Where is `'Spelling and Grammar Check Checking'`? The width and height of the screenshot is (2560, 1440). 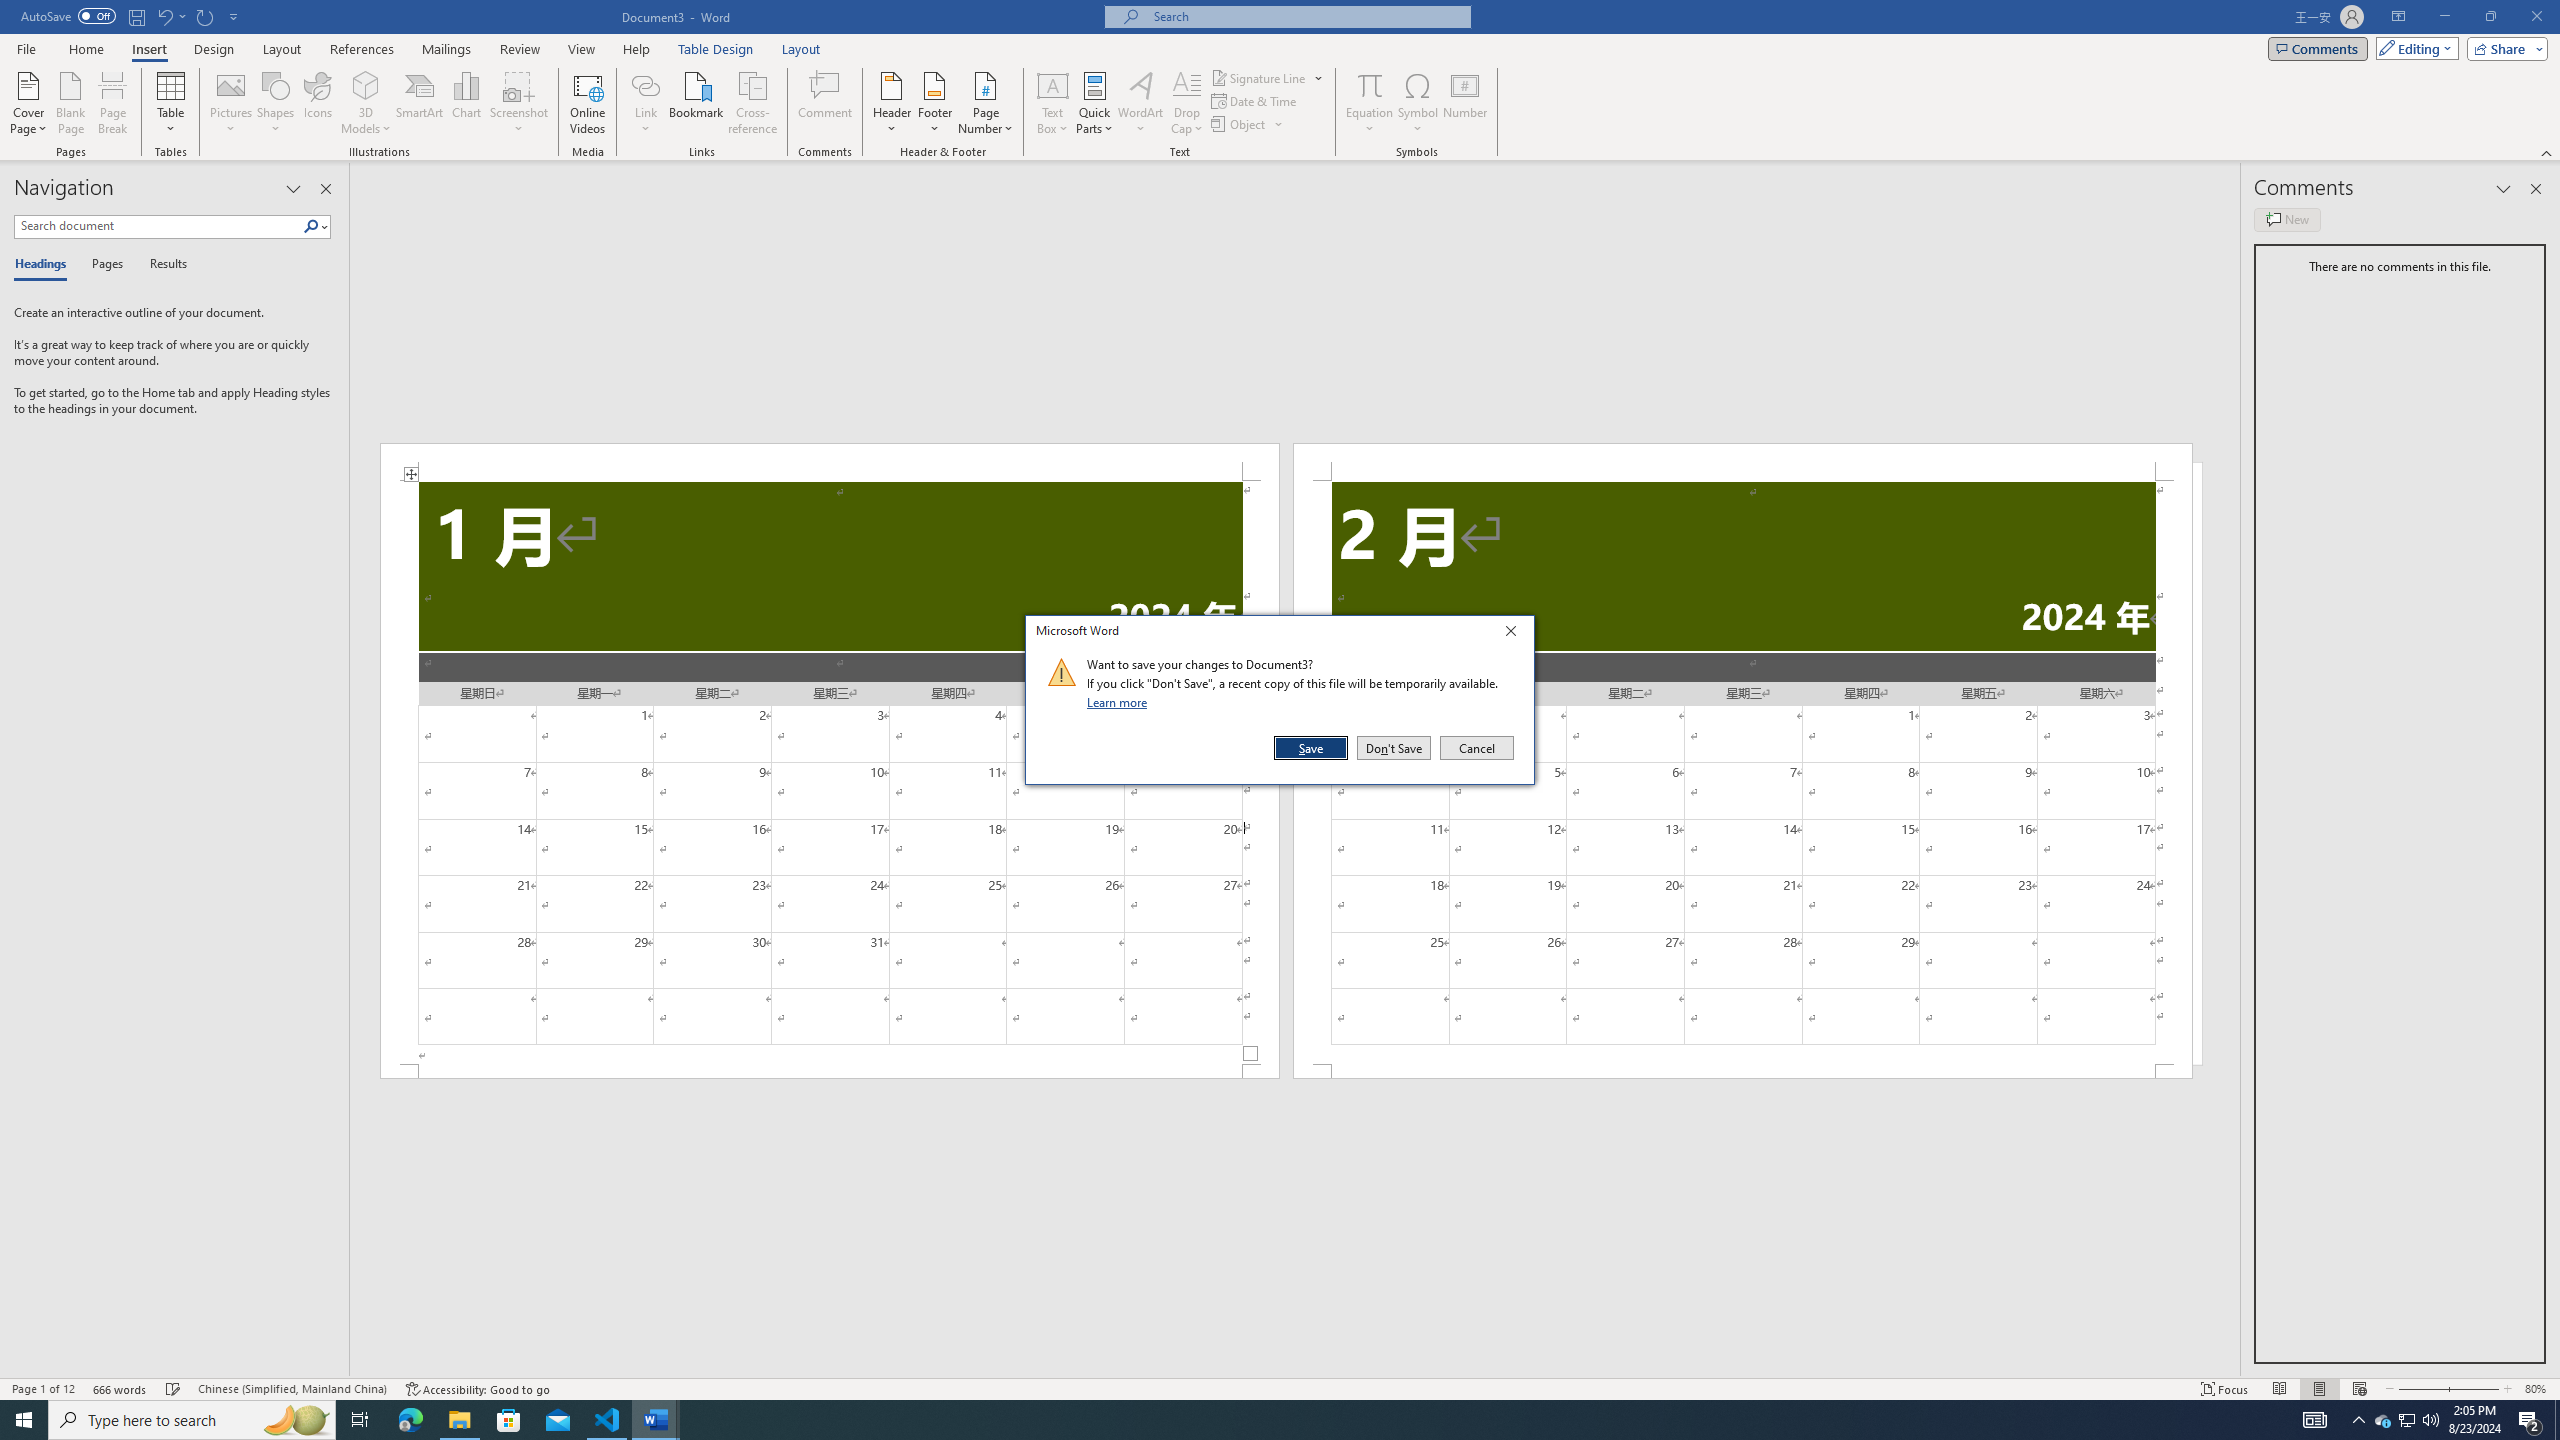
'Spelling and Grammar Check Checking' is located at coordinates (174, 1389).